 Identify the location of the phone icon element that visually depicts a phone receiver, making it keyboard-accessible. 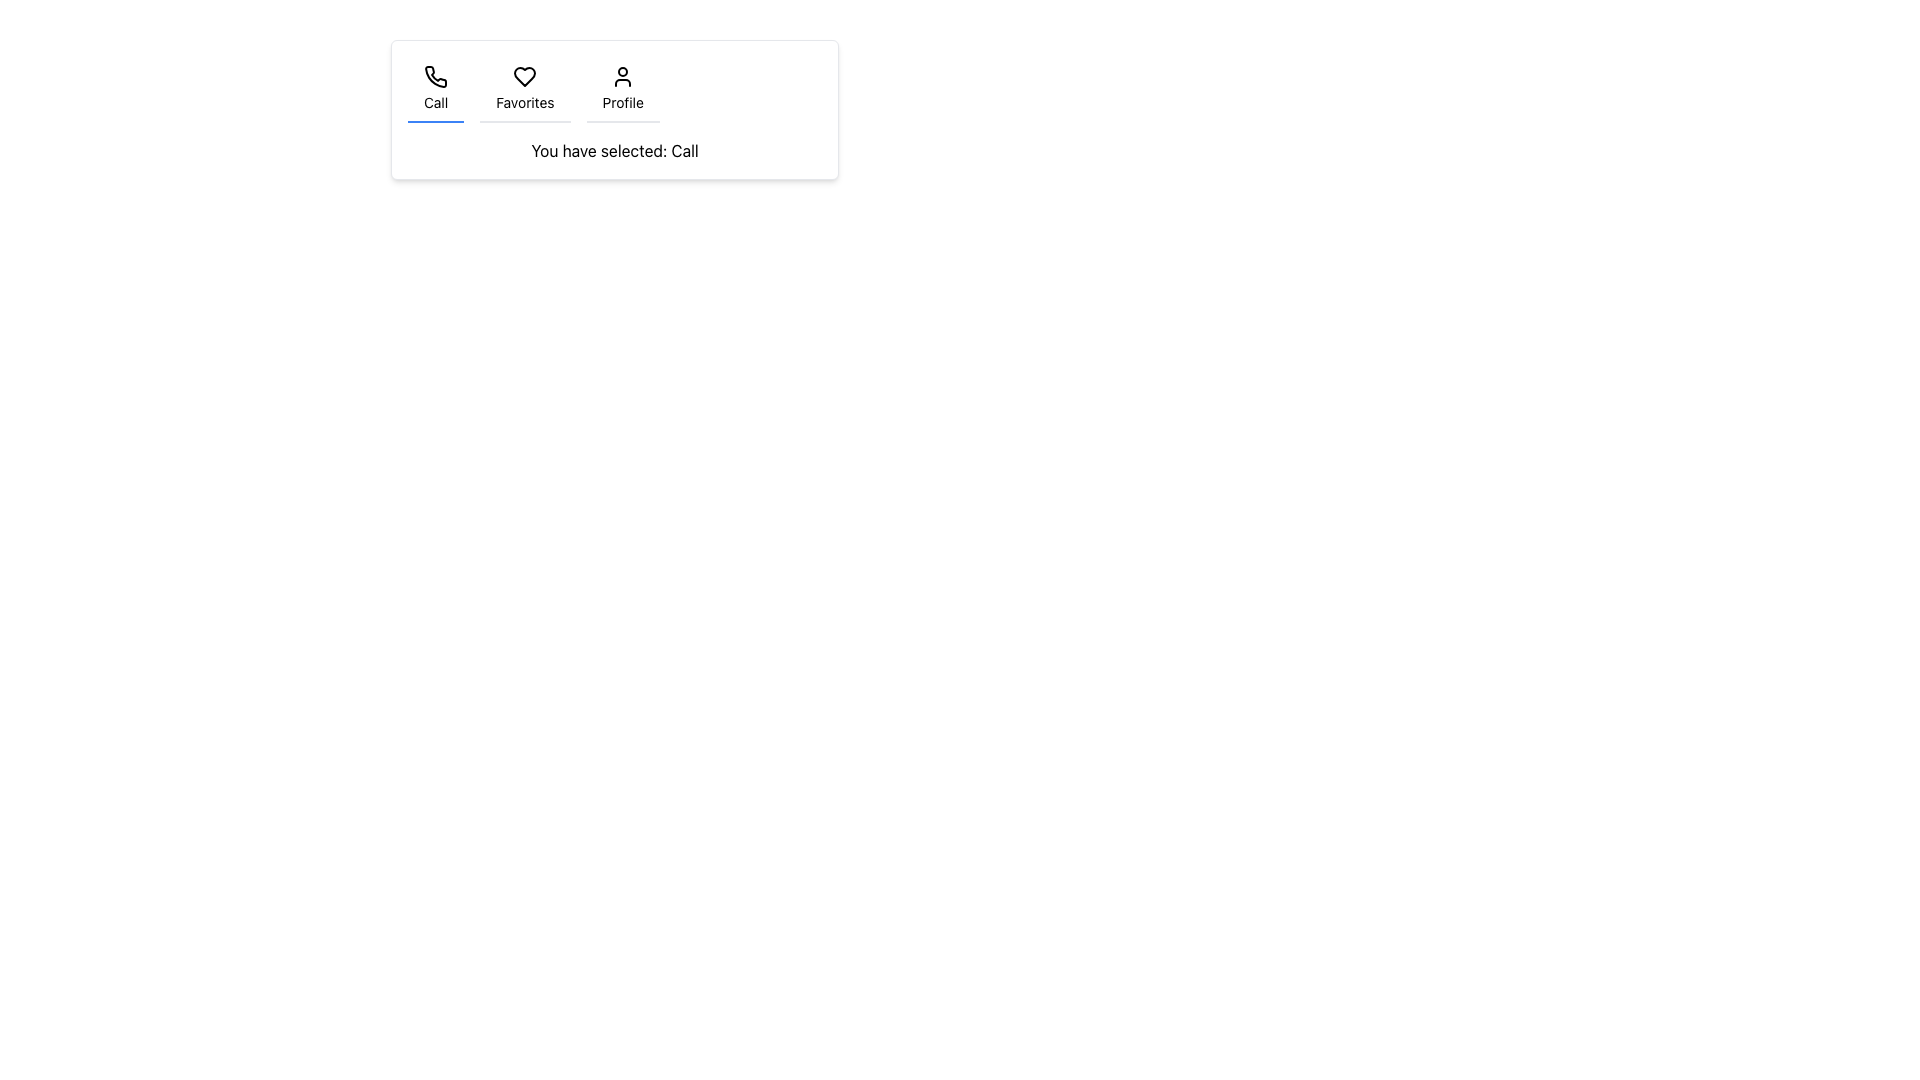
(435, 76).